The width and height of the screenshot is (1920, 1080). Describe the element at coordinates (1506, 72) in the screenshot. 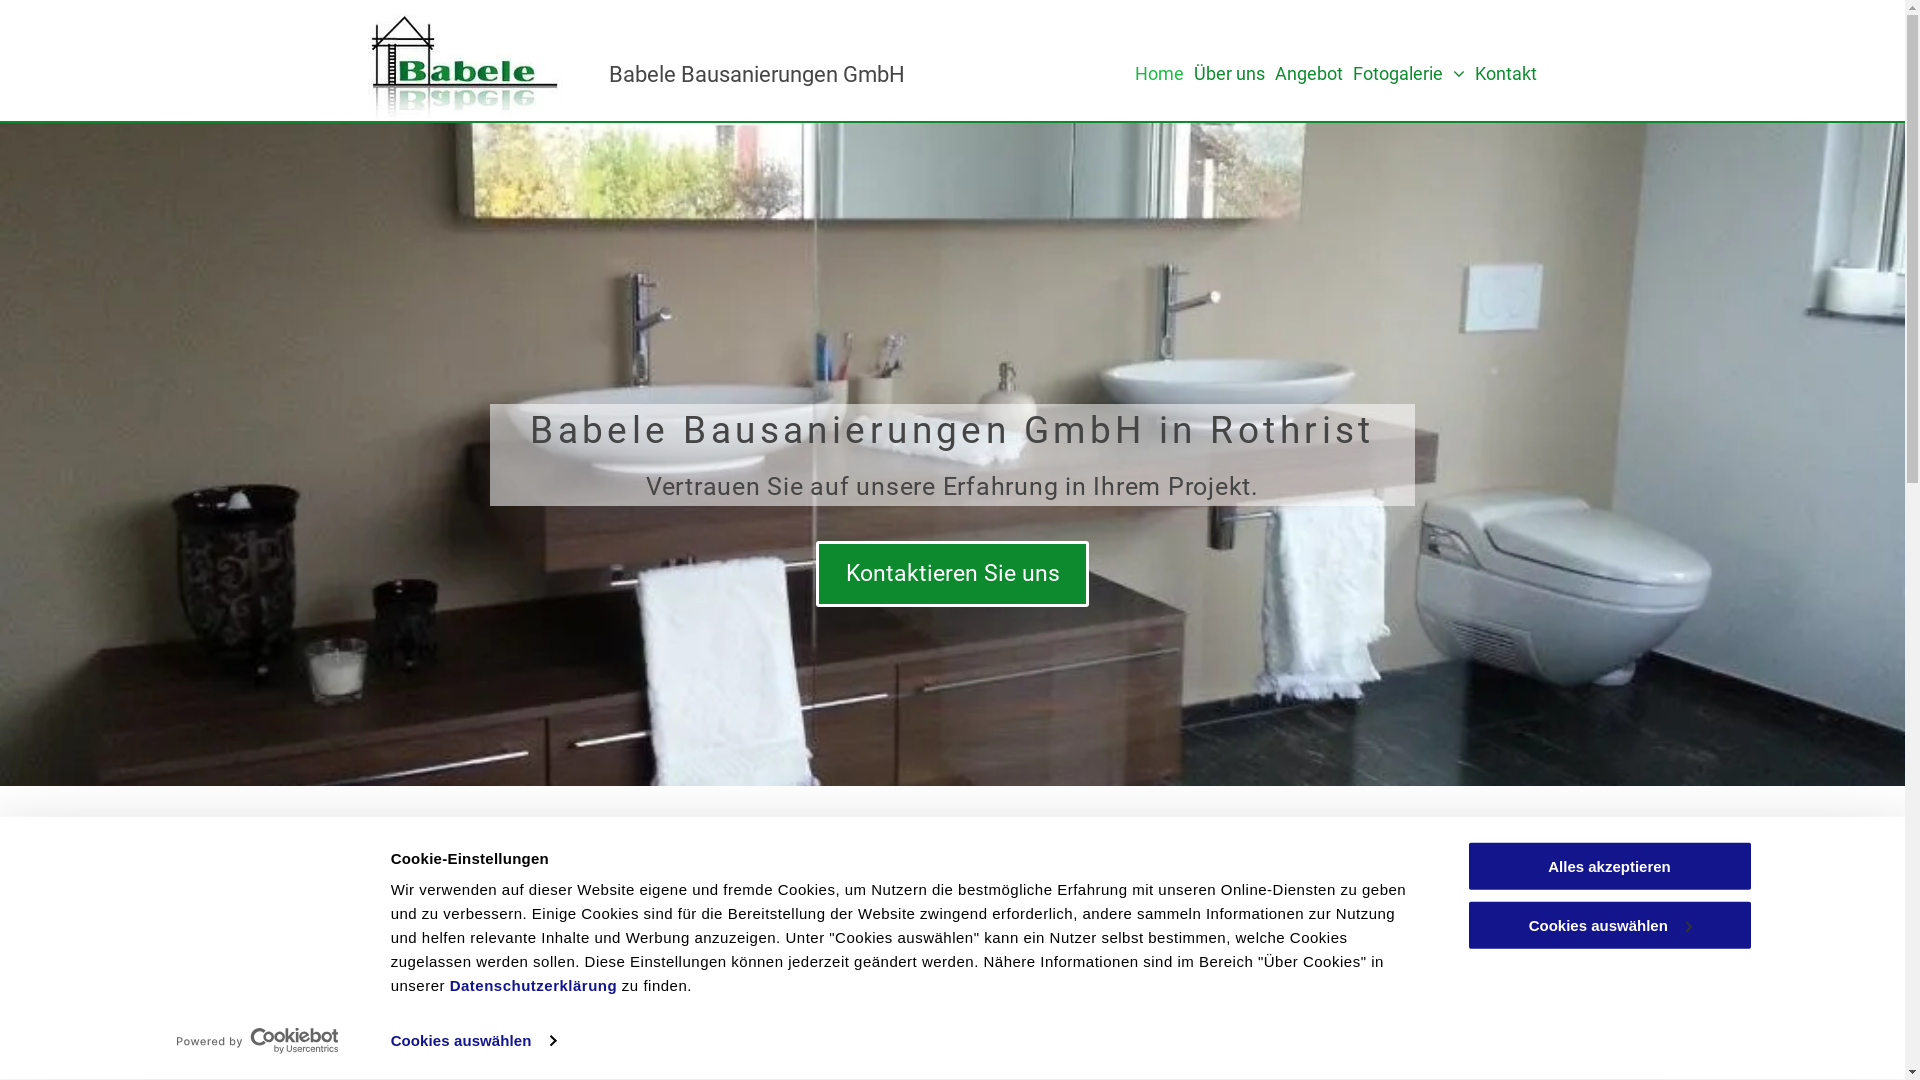

I see `'Kontakt'` at that location.